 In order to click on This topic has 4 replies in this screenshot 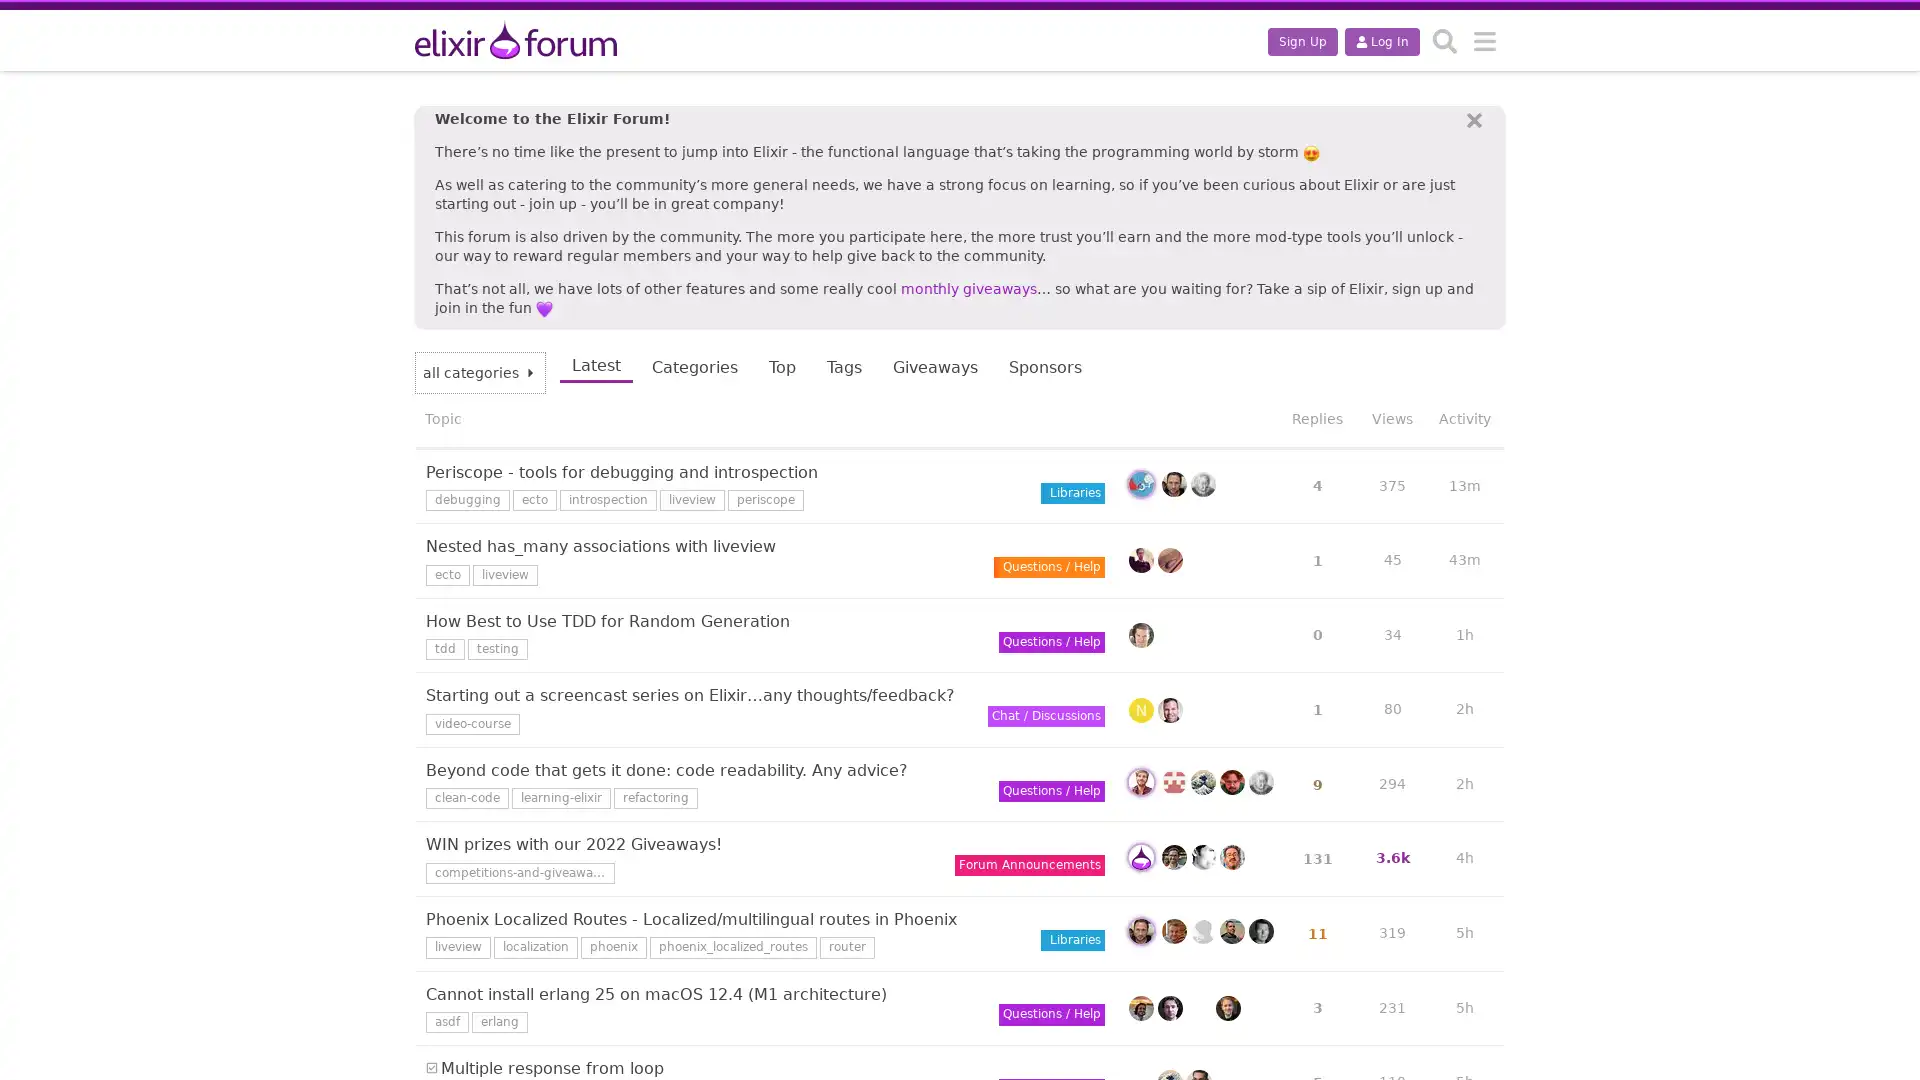, I will do `click(960, 66)`.